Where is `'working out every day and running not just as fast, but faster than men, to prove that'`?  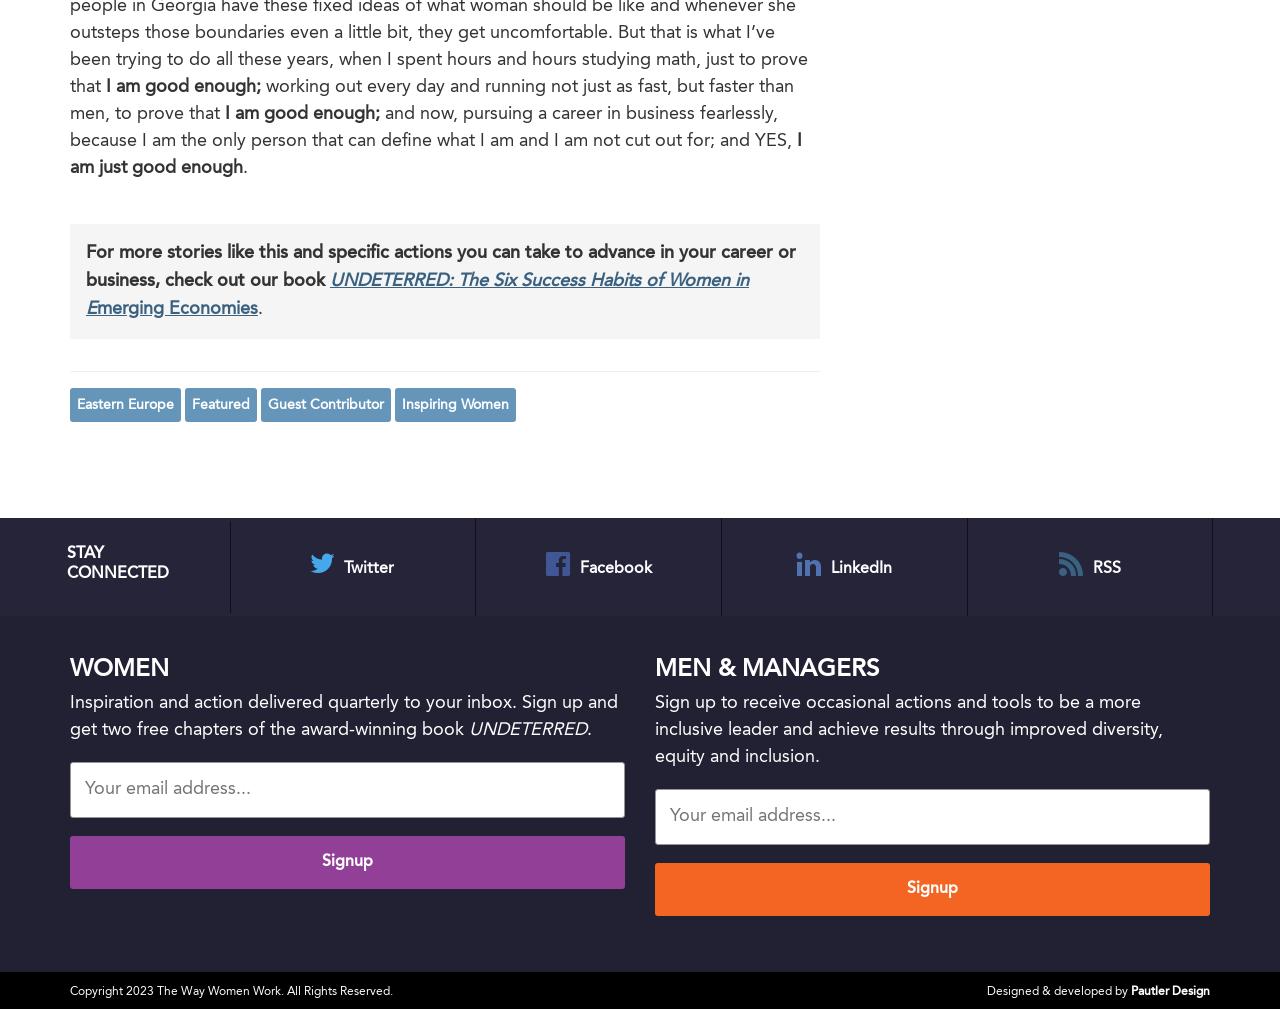
'working out every day and running not just as fast, but faster than men, to prove that' is located at coordinates (431, 98).